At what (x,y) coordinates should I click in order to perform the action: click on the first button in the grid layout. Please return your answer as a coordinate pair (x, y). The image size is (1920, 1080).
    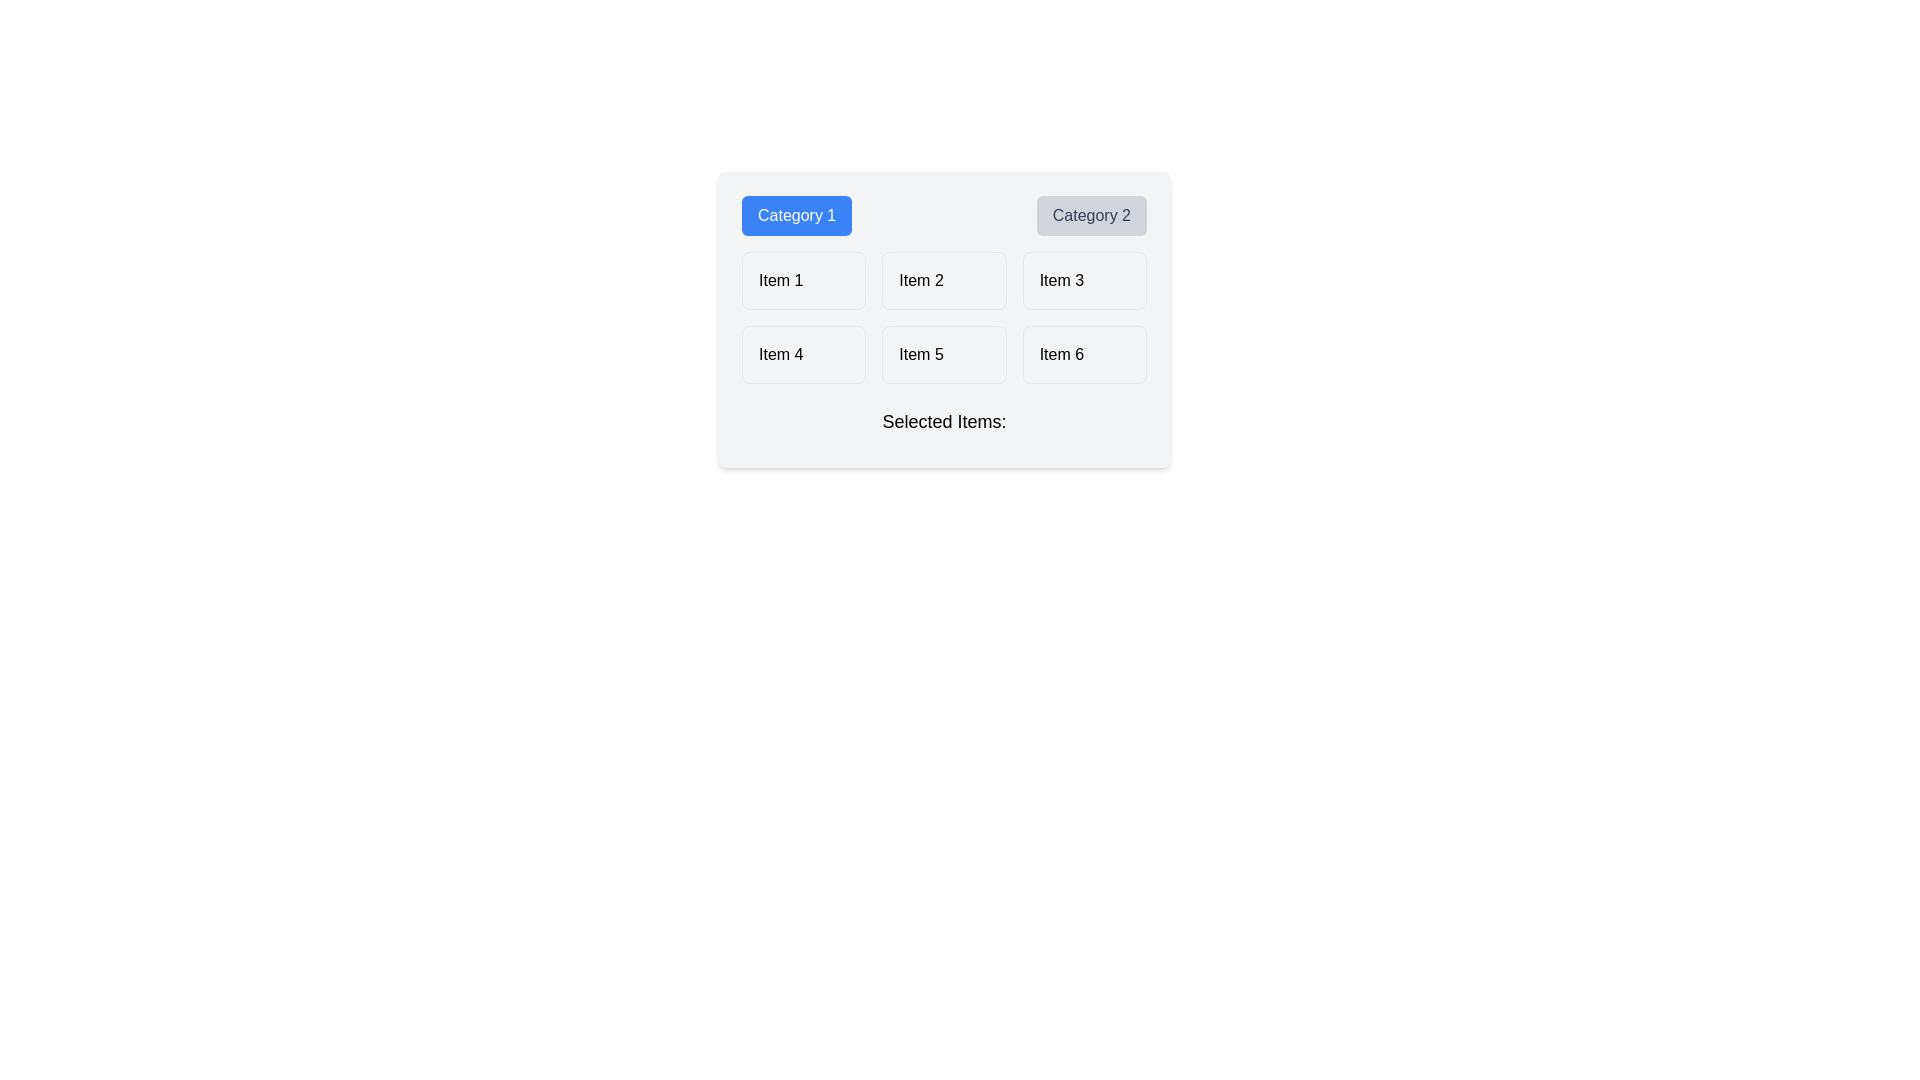
    Looking at the image, I should click on (804, 281).